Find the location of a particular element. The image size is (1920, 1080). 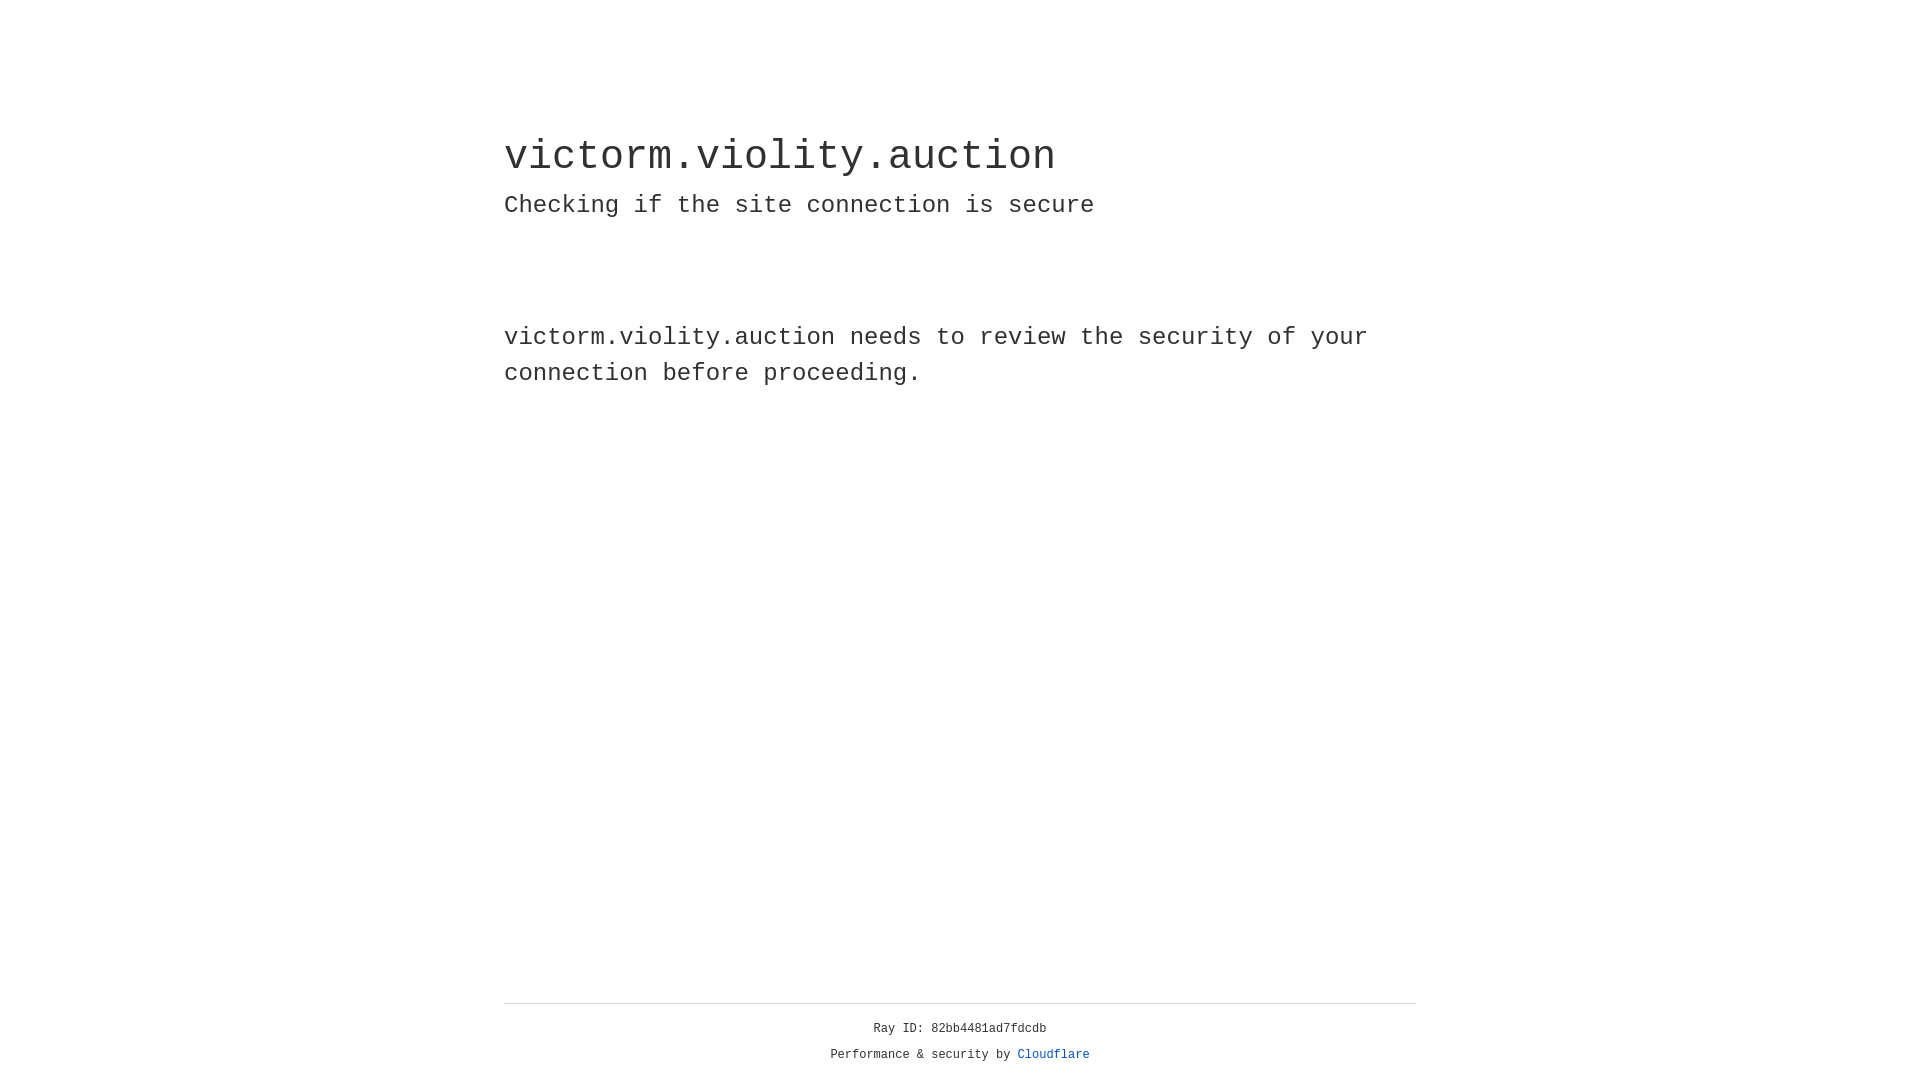

'Cloudflare' is located at coordinates (1053, 1054).